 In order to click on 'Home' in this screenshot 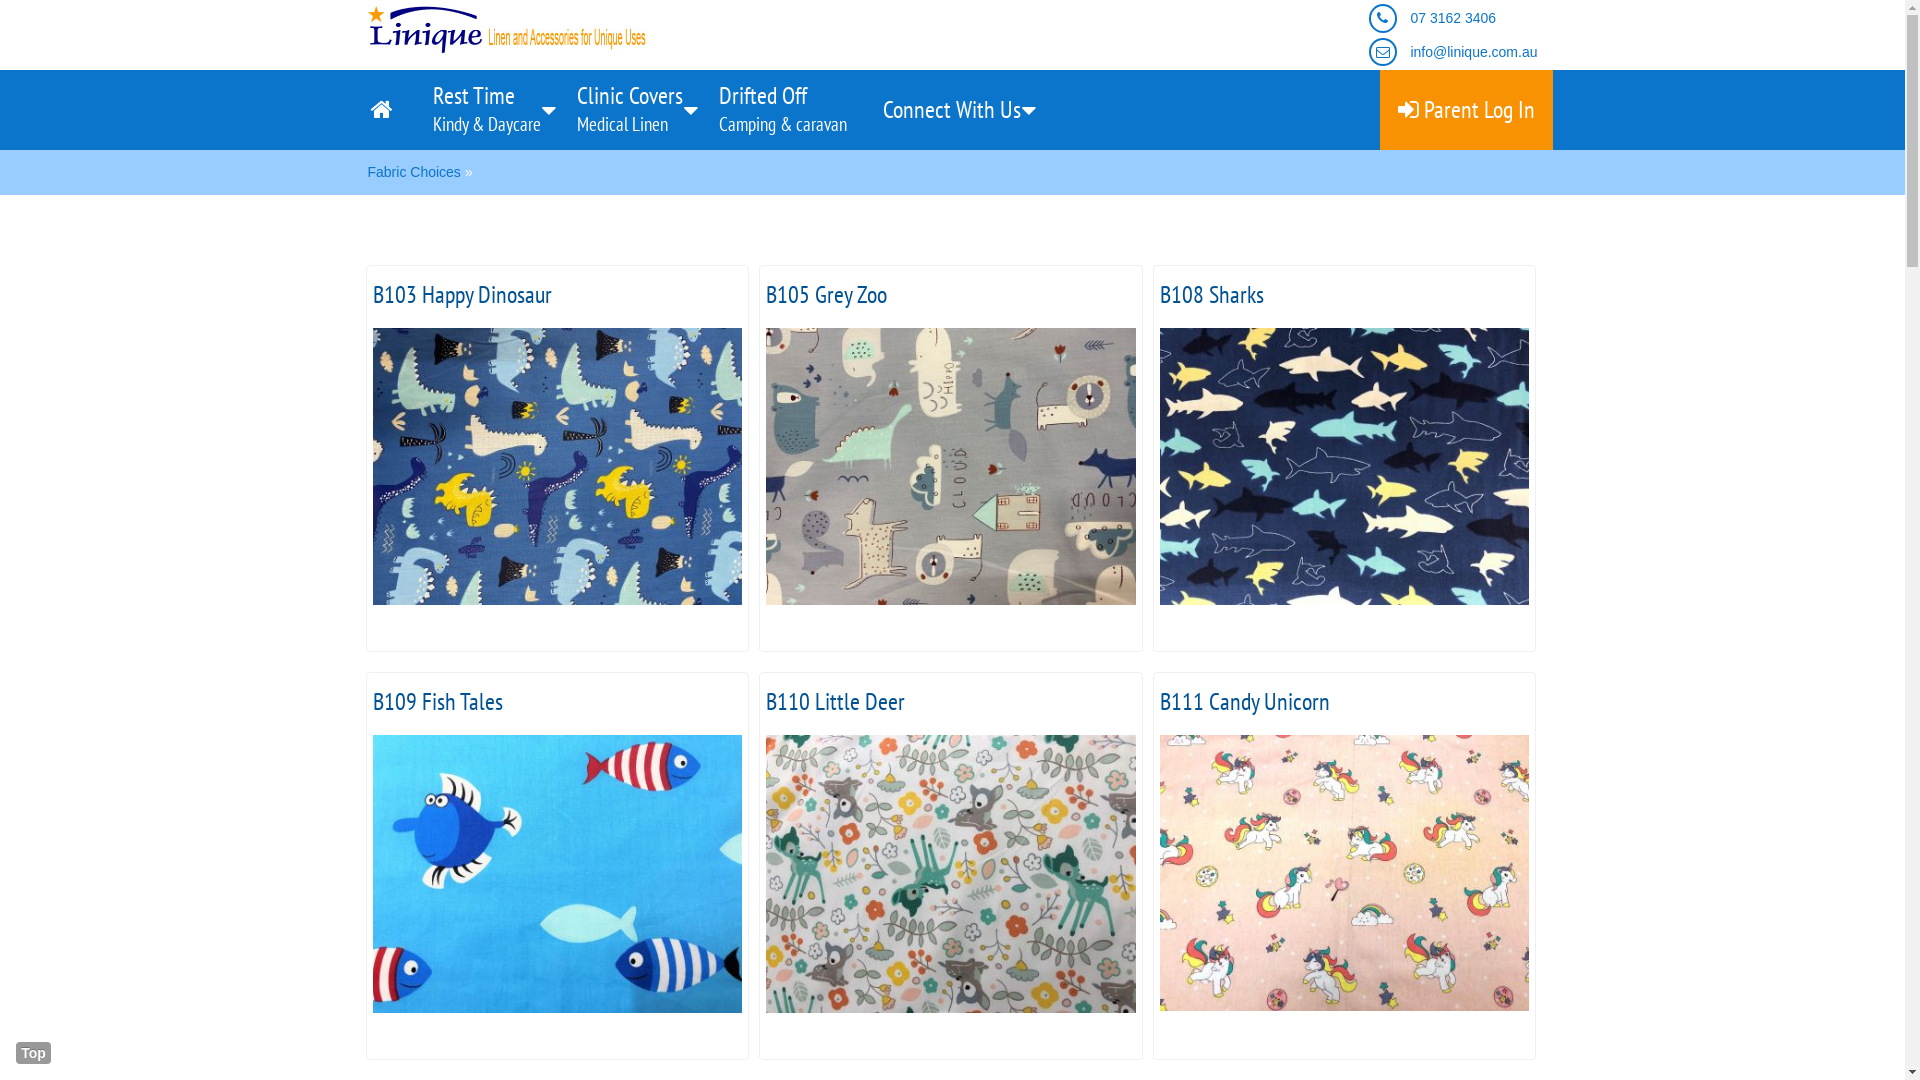, I will do `click(383, 110)`.